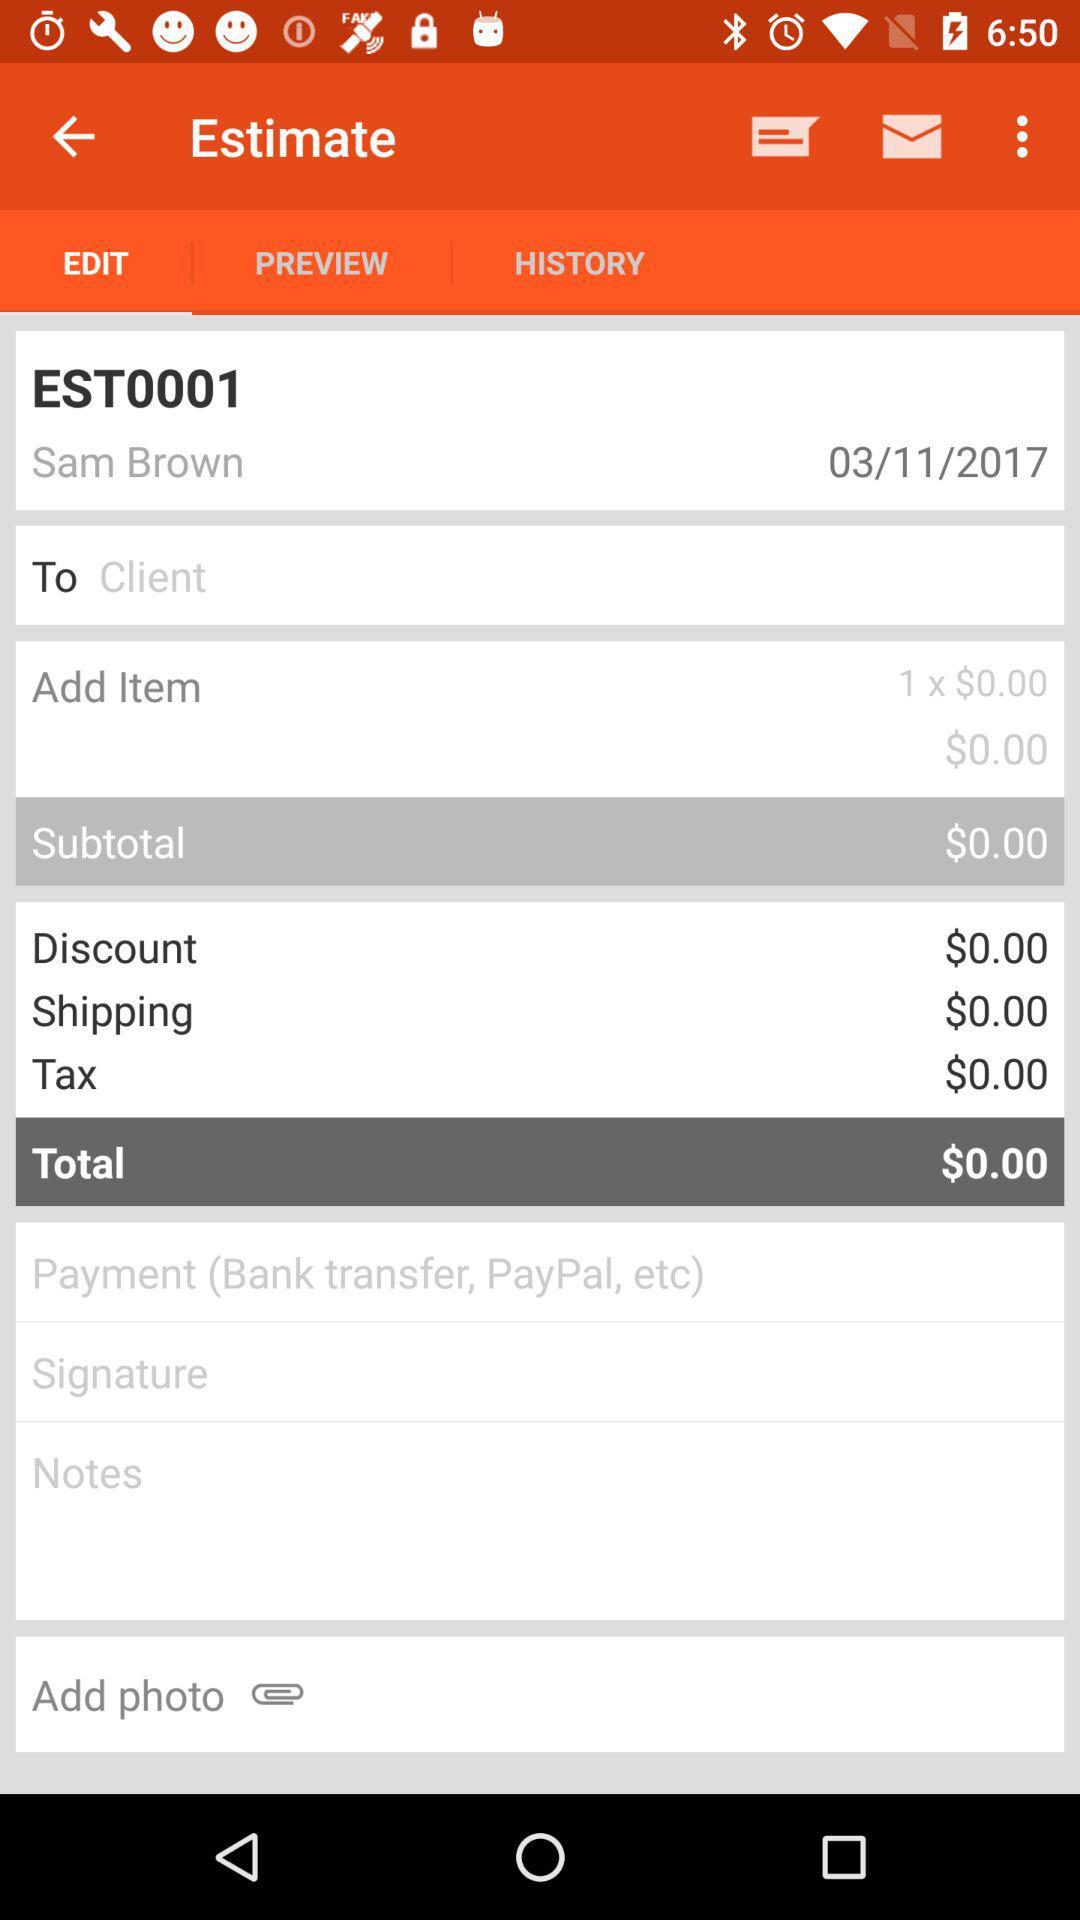  What do you see at coordinates (96, 261) in the screenshot?
I see `icon next to preview icon` at bounding box center [96, 261].